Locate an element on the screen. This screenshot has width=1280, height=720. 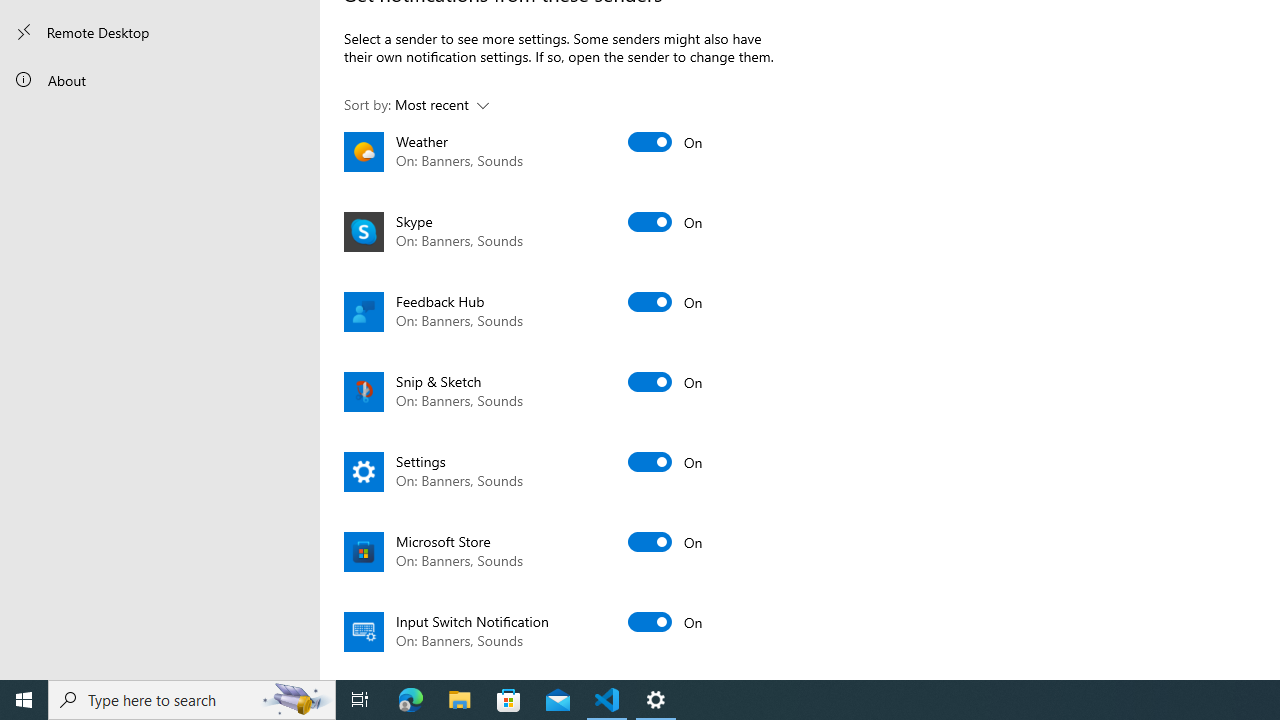
'Microsoft Edge' is located at coordinates (410, 698).